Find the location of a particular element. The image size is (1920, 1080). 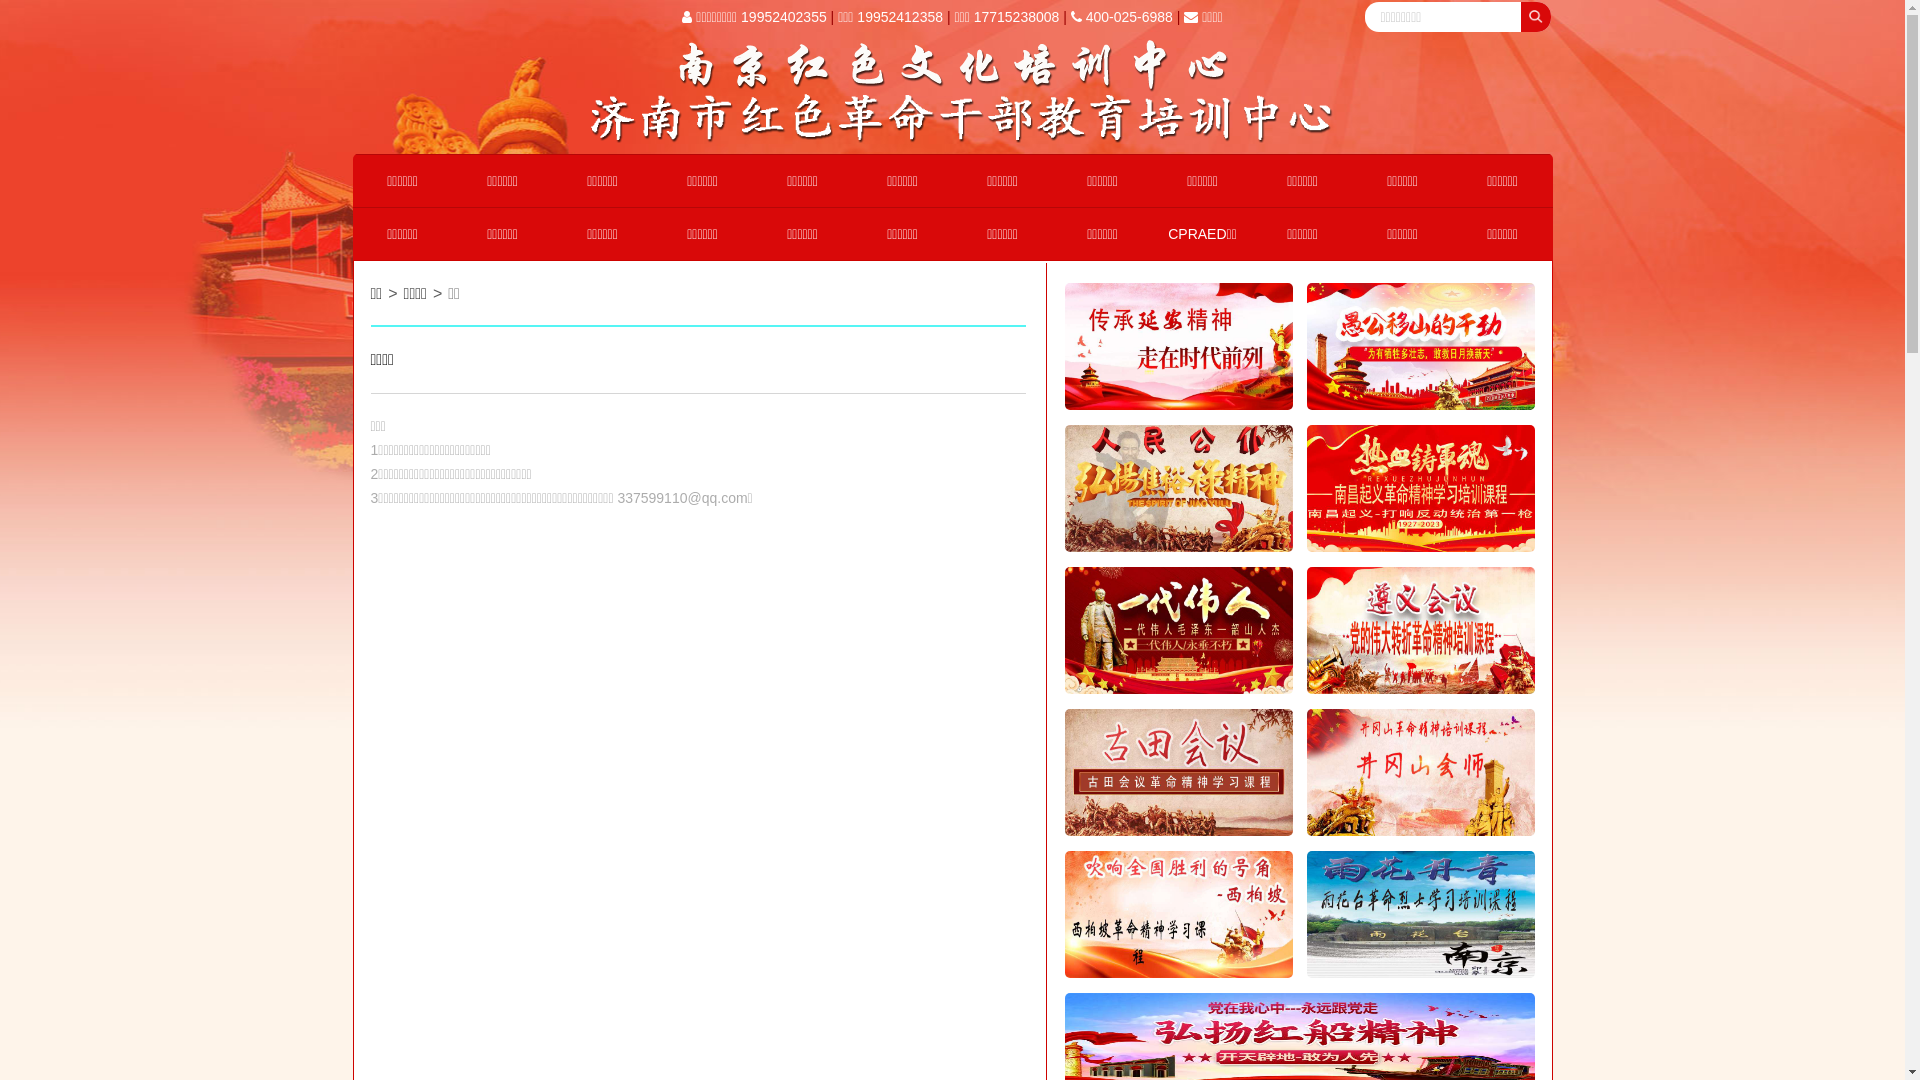

'400-025-6988' is located at coordinates (1122, 16).